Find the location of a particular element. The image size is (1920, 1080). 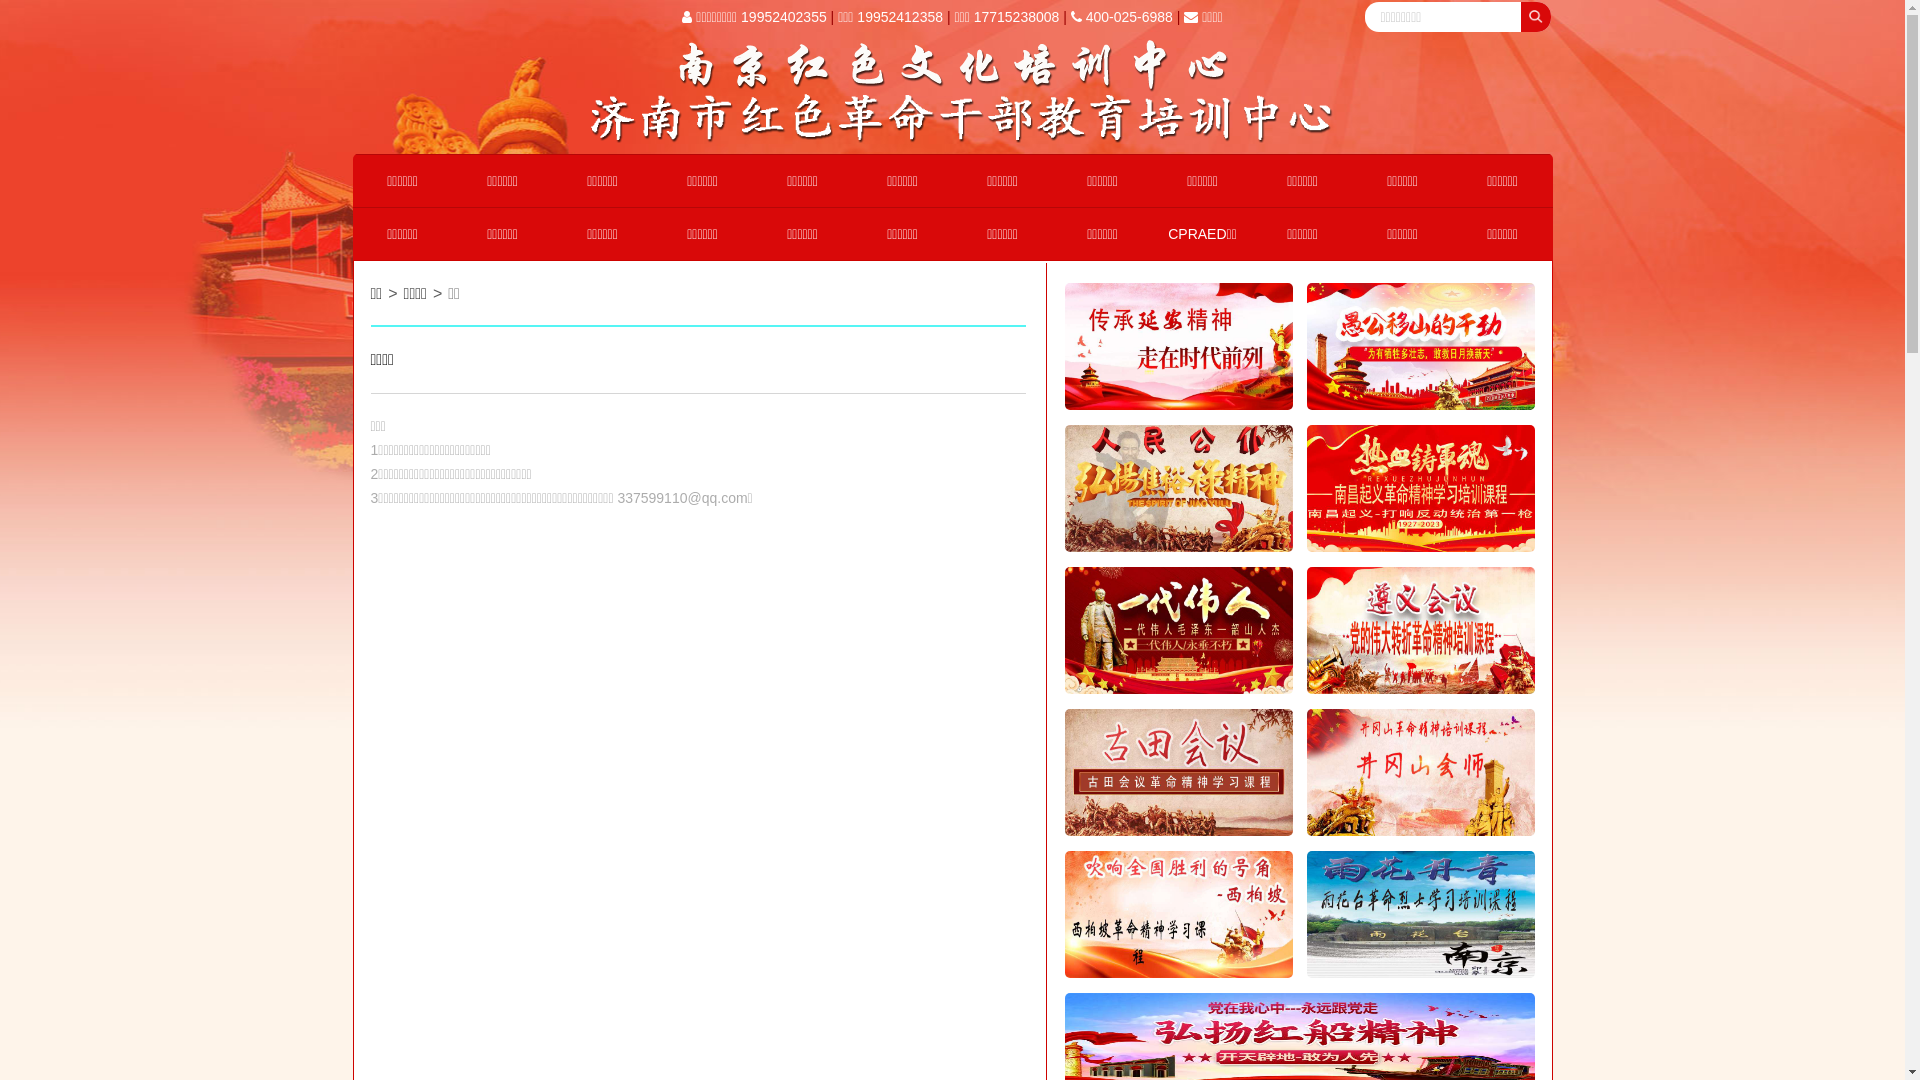

'400-025-6988' is located at coordinates (1122, 16).